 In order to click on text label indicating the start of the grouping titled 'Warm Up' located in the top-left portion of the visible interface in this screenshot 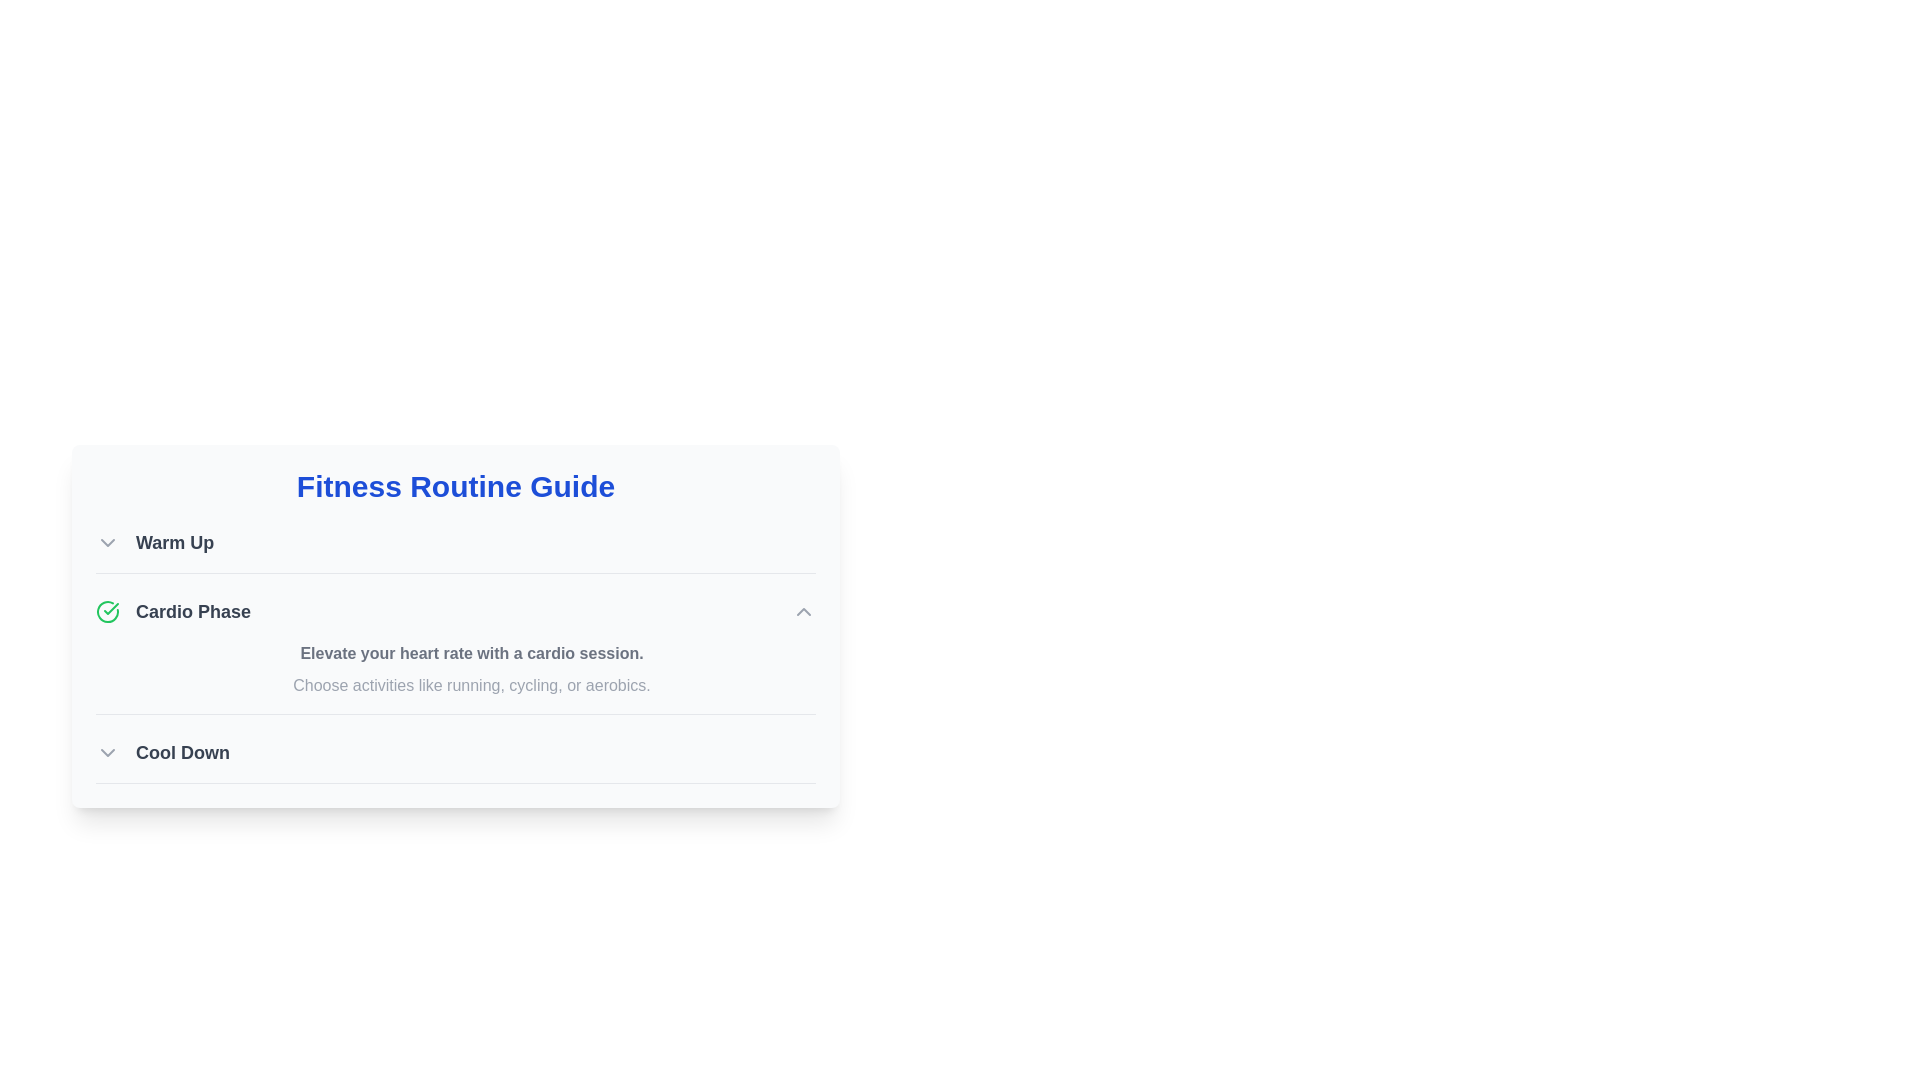, I will do `click(175, 543)`.